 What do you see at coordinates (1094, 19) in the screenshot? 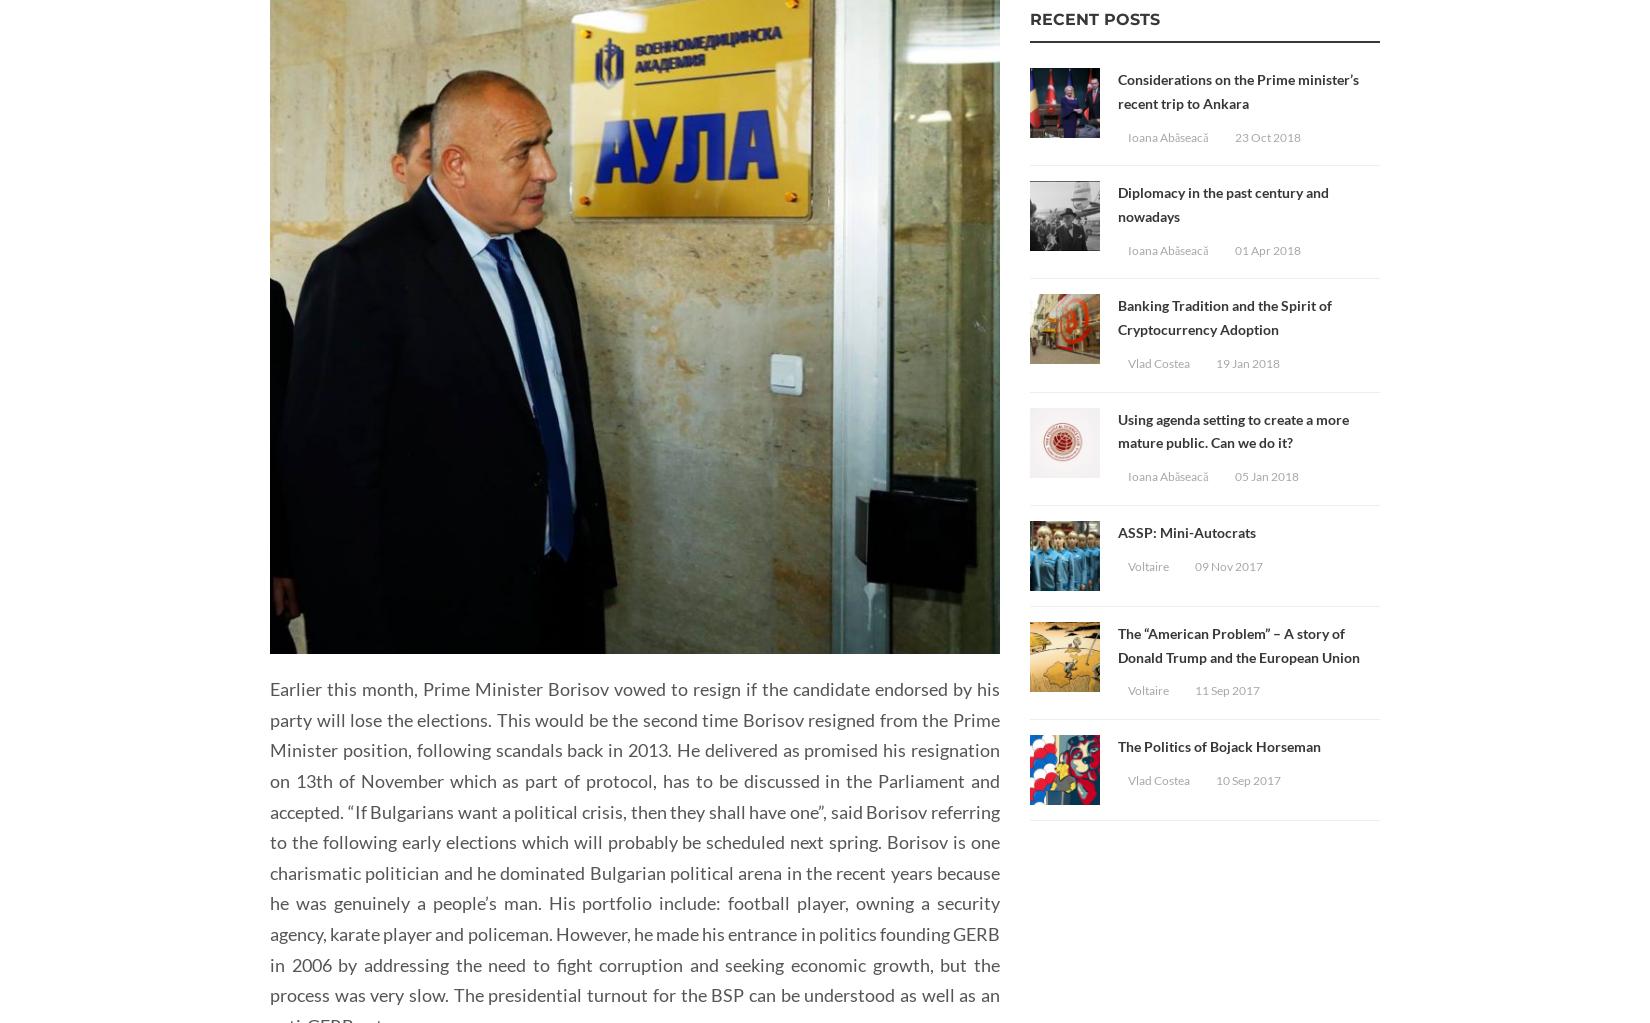
I see `'Recent Posts'` at bounding box center [1094, 19].